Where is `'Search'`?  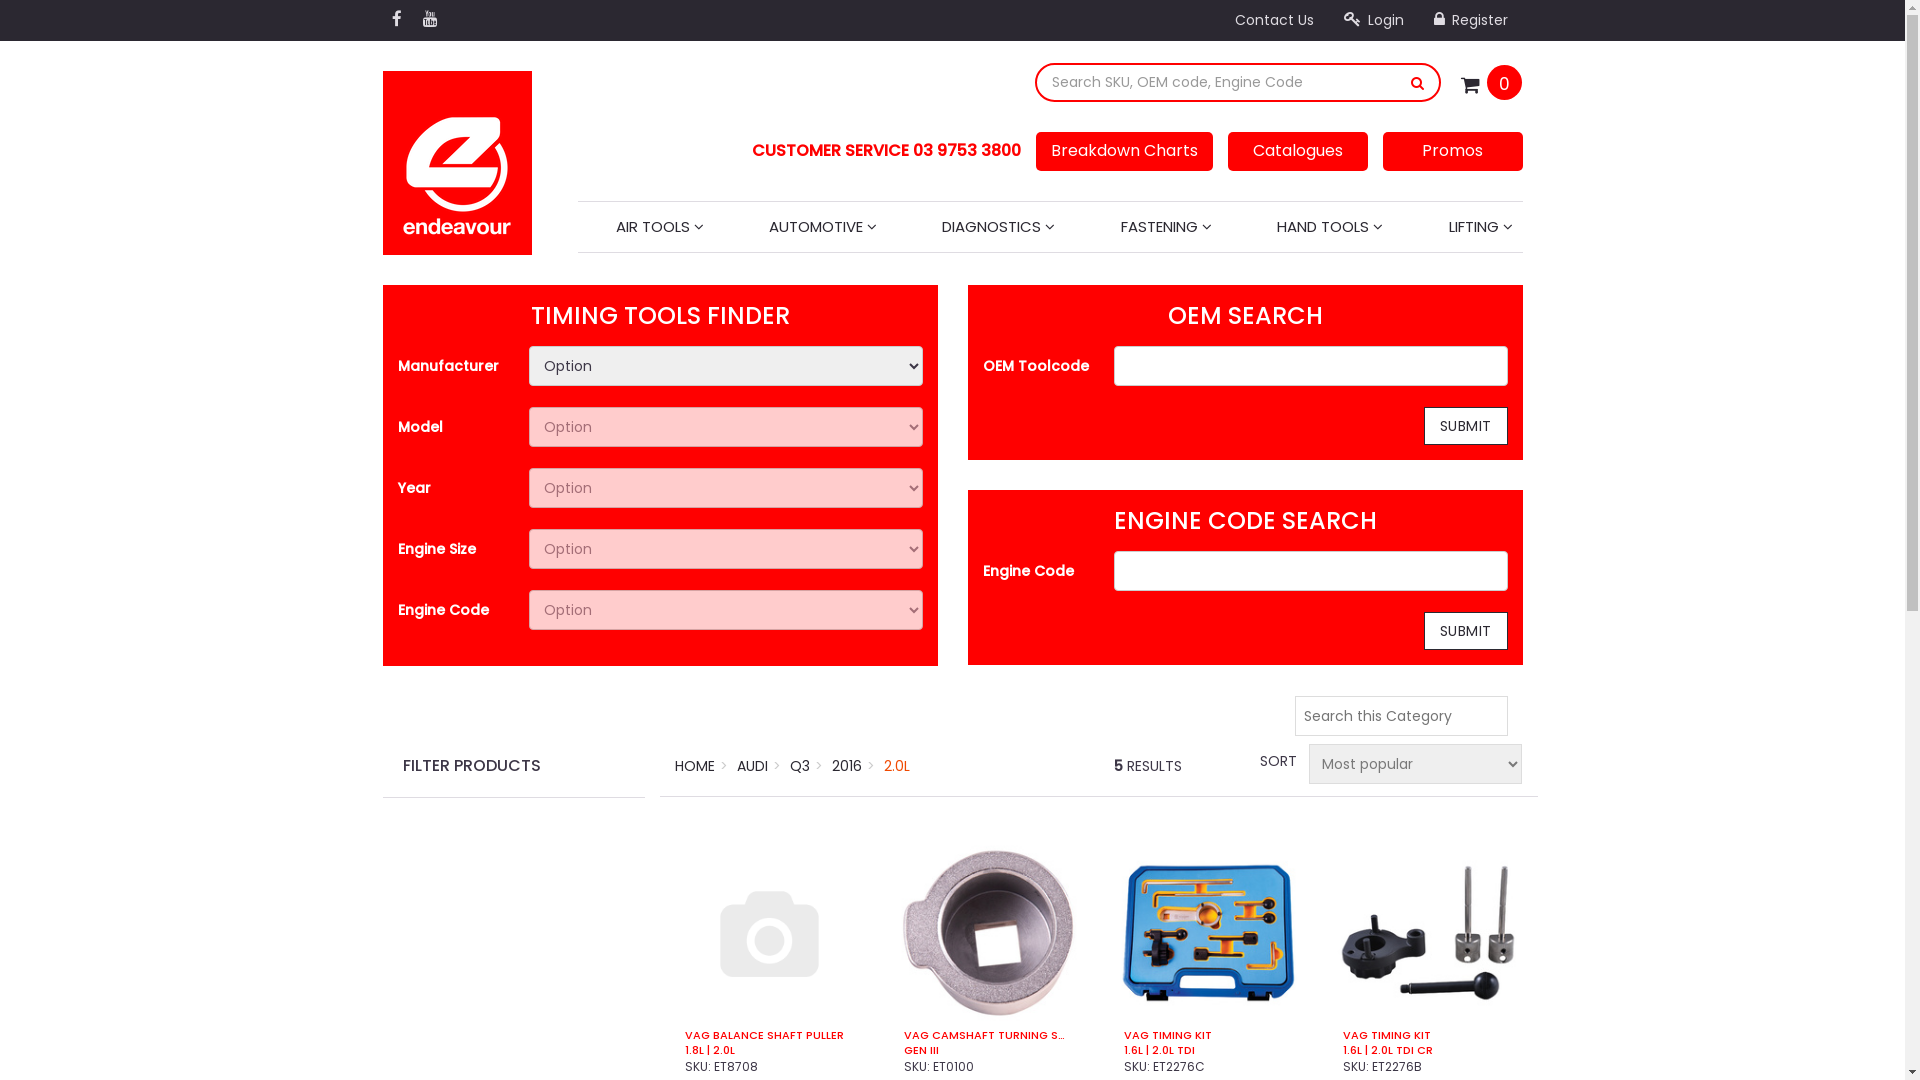
'Search' is located at coordinates (1416, 81).